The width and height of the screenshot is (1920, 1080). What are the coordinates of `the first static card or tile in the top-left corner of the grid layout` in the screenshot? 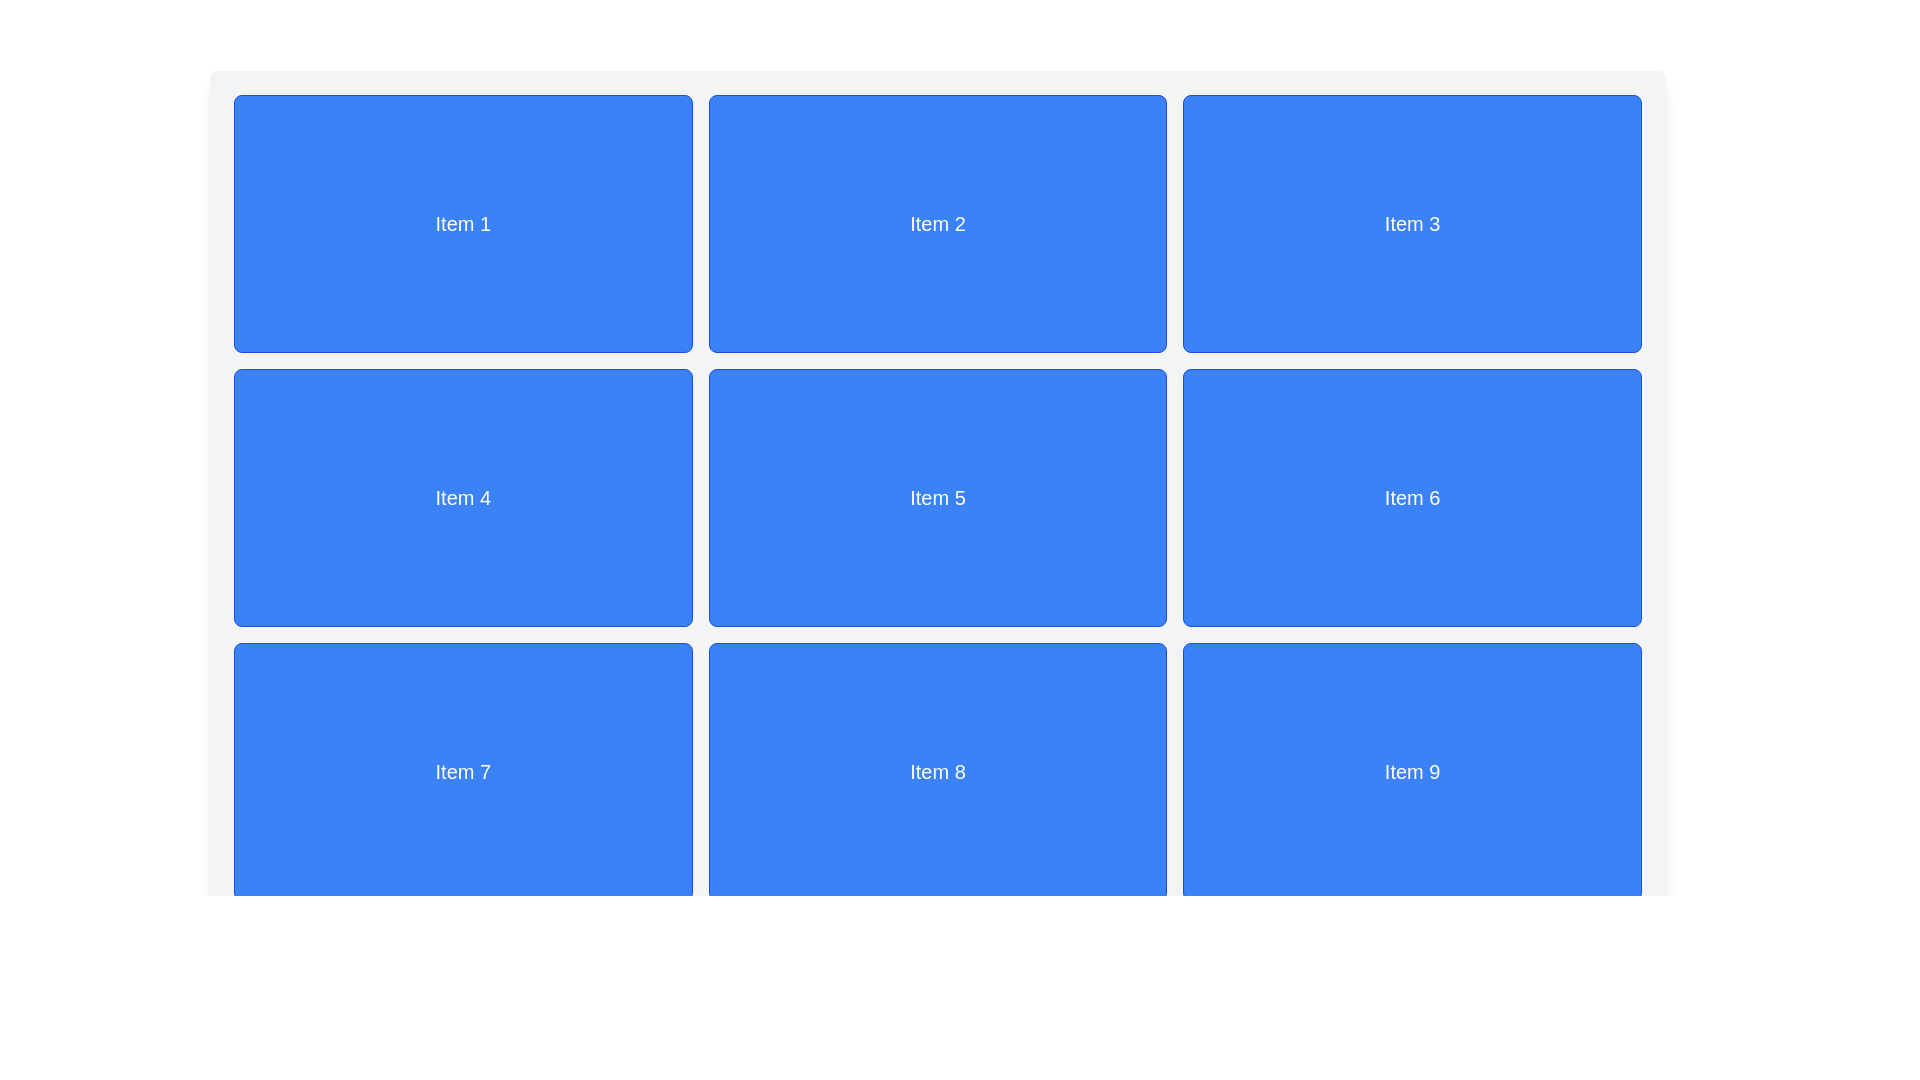 It's located at (462, 223).